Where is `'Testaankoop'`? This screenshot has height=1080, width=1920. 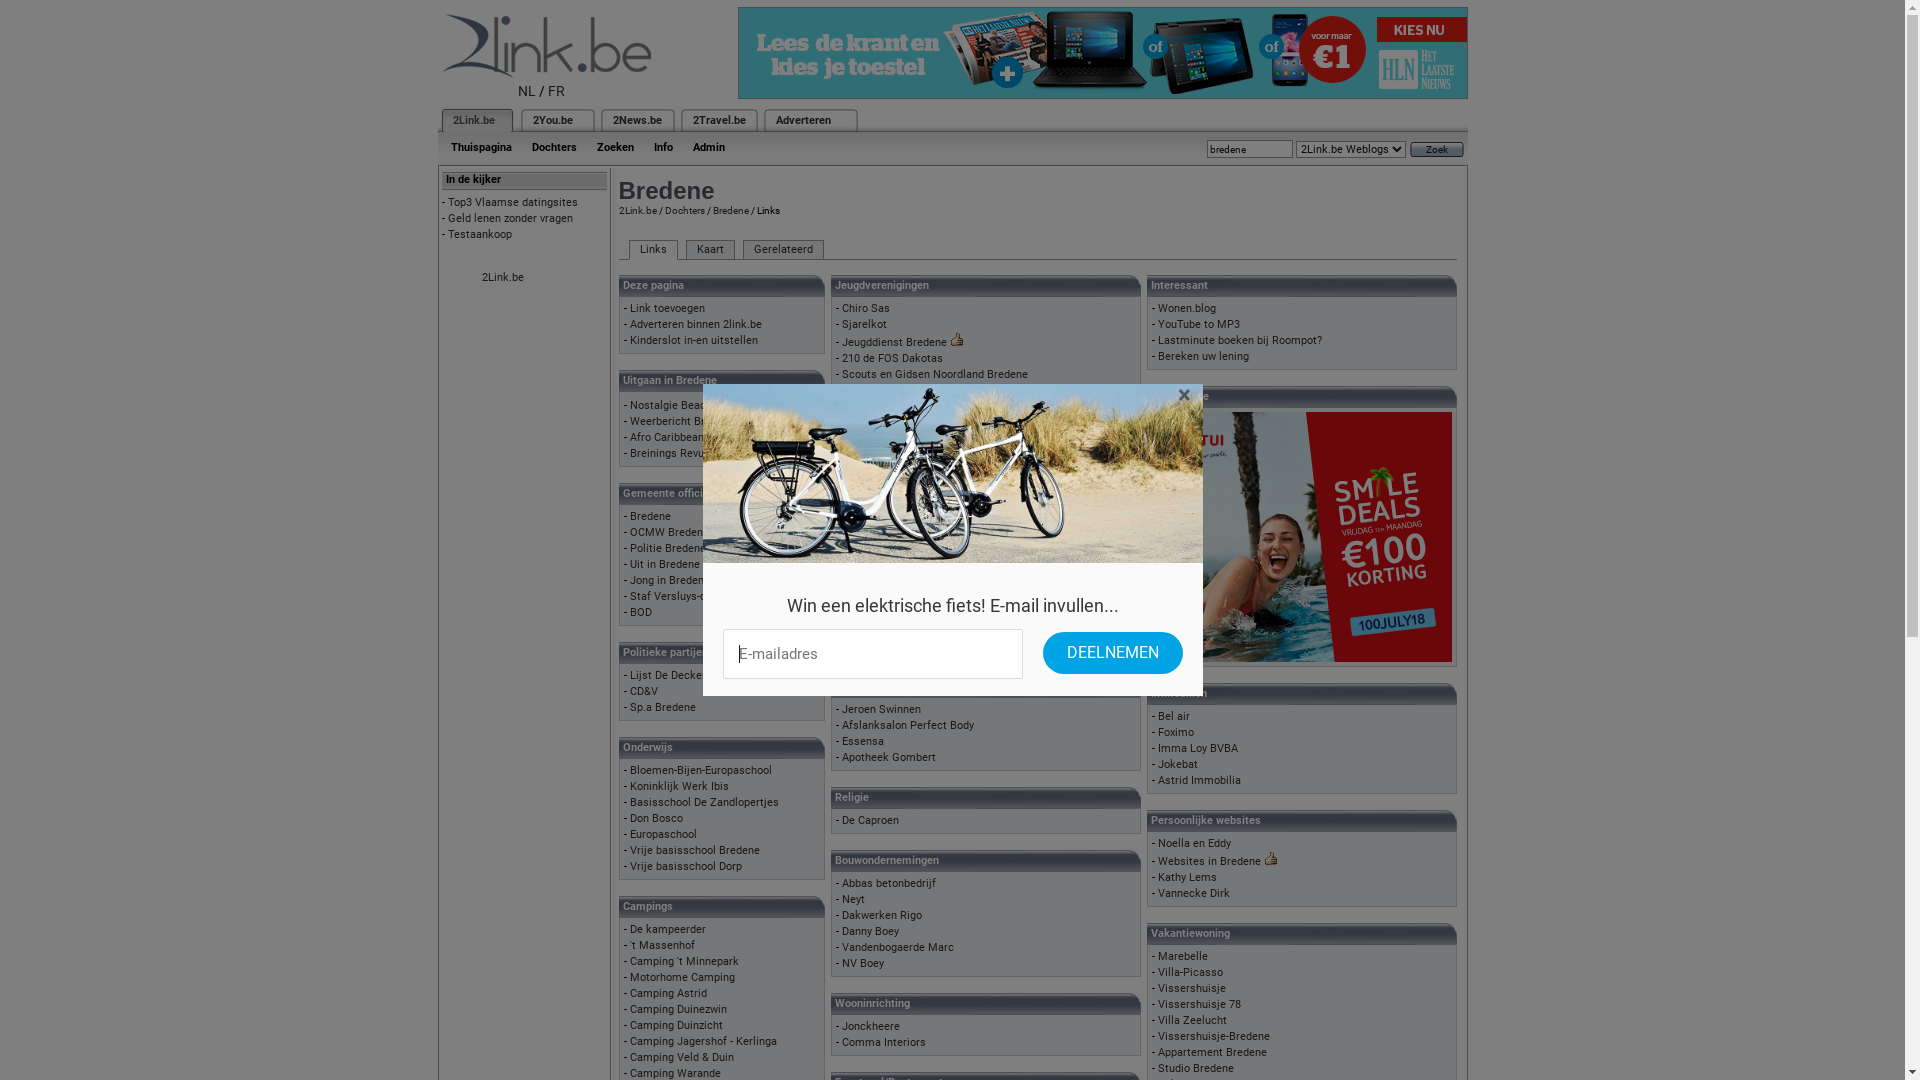
'Testaankoop' is located at coordinates (446, 233).